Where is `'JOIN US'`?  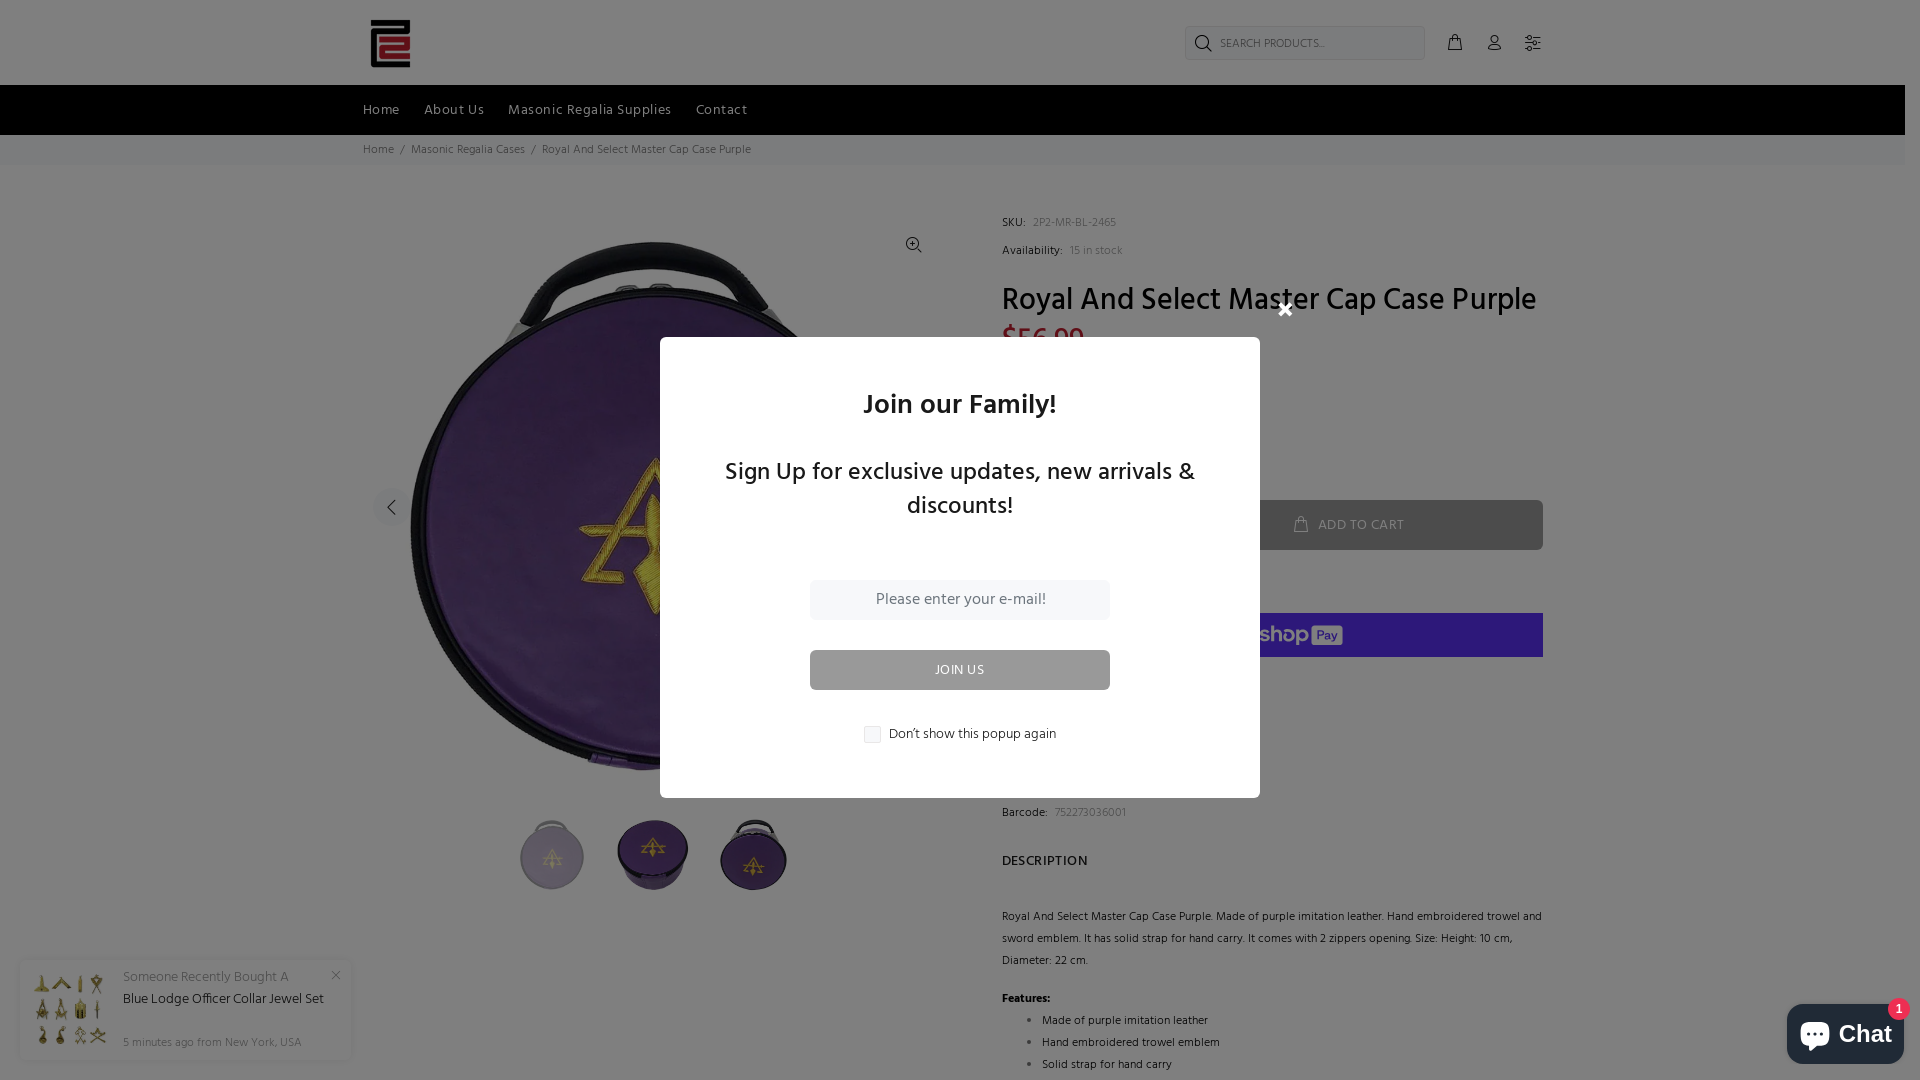
'JOIN US' is located at coordinates (960, 670).